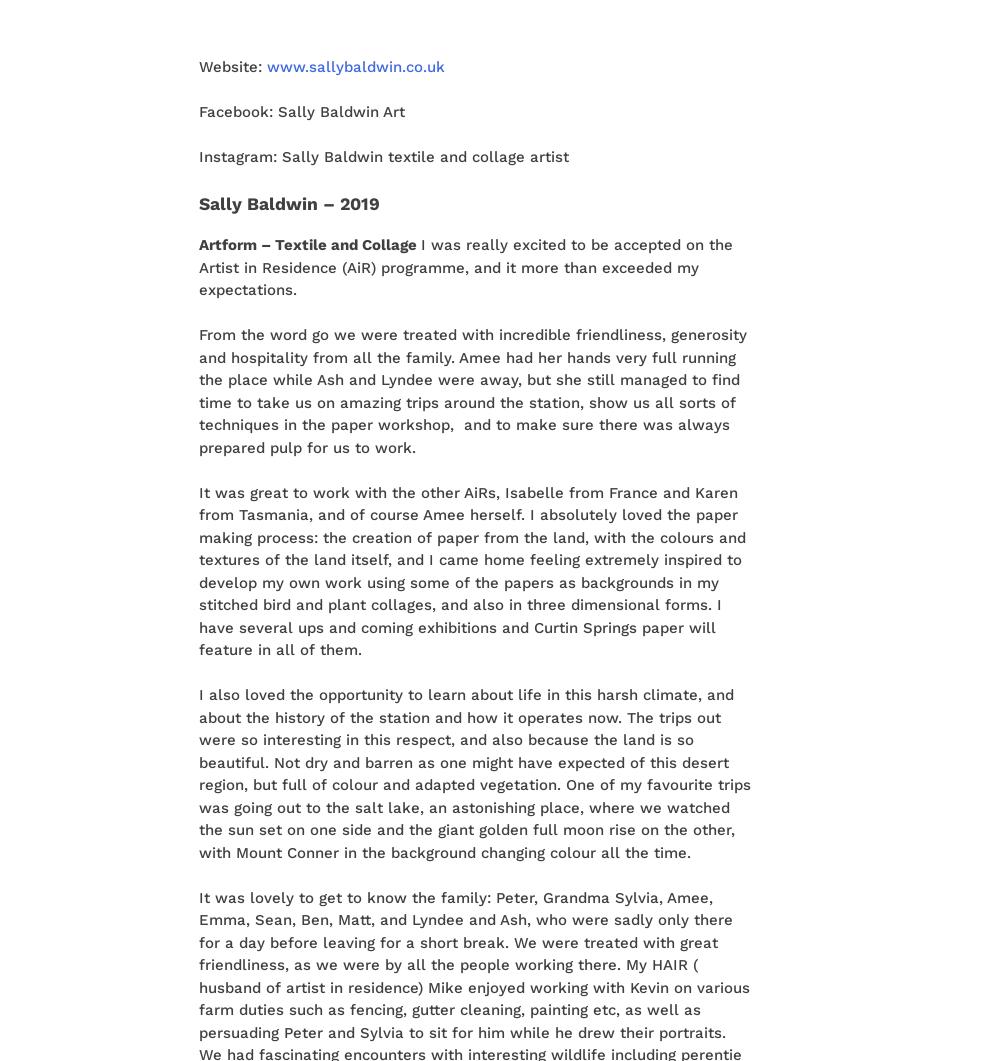 The image size is (994, 1061). Describe the element at coordinates (197, 65) in the screenshot. I see `'Website:'` at that location.